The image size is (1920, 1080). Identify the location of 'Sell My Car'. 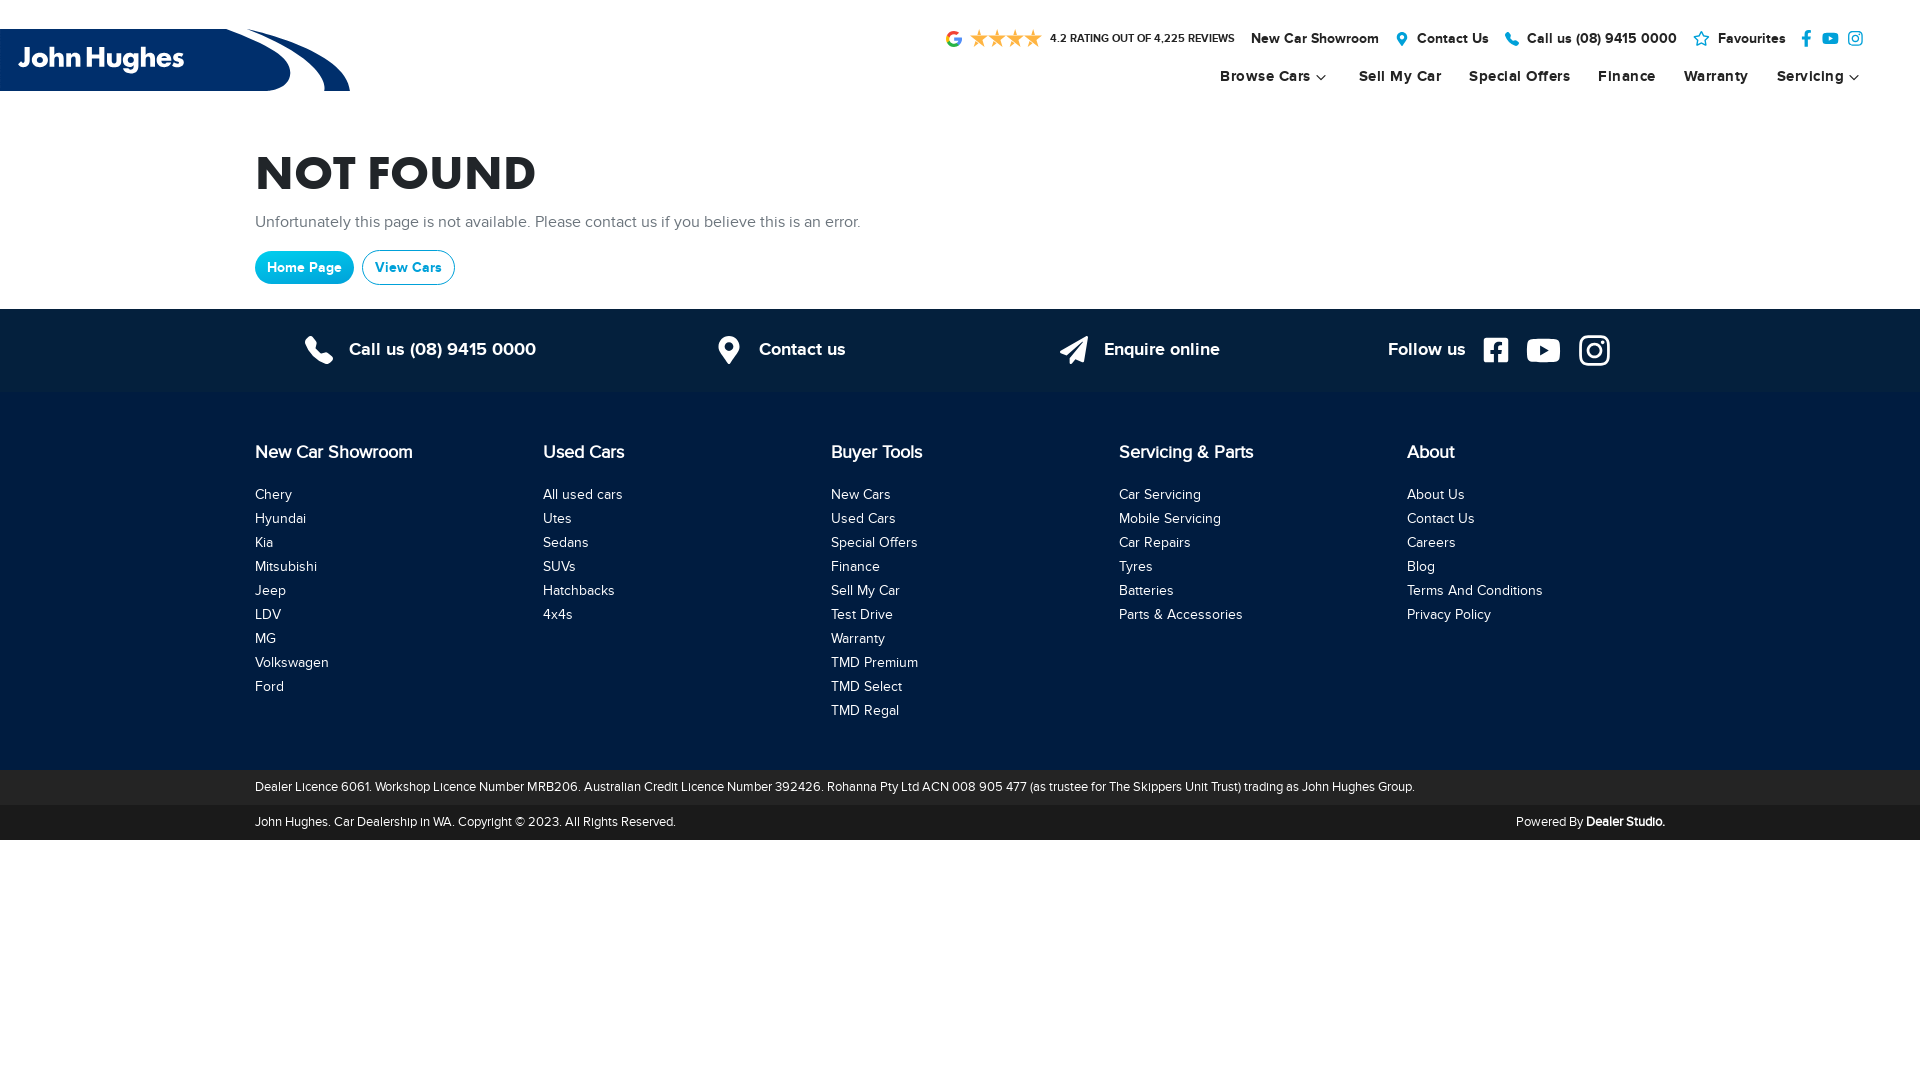
(1398, 75).